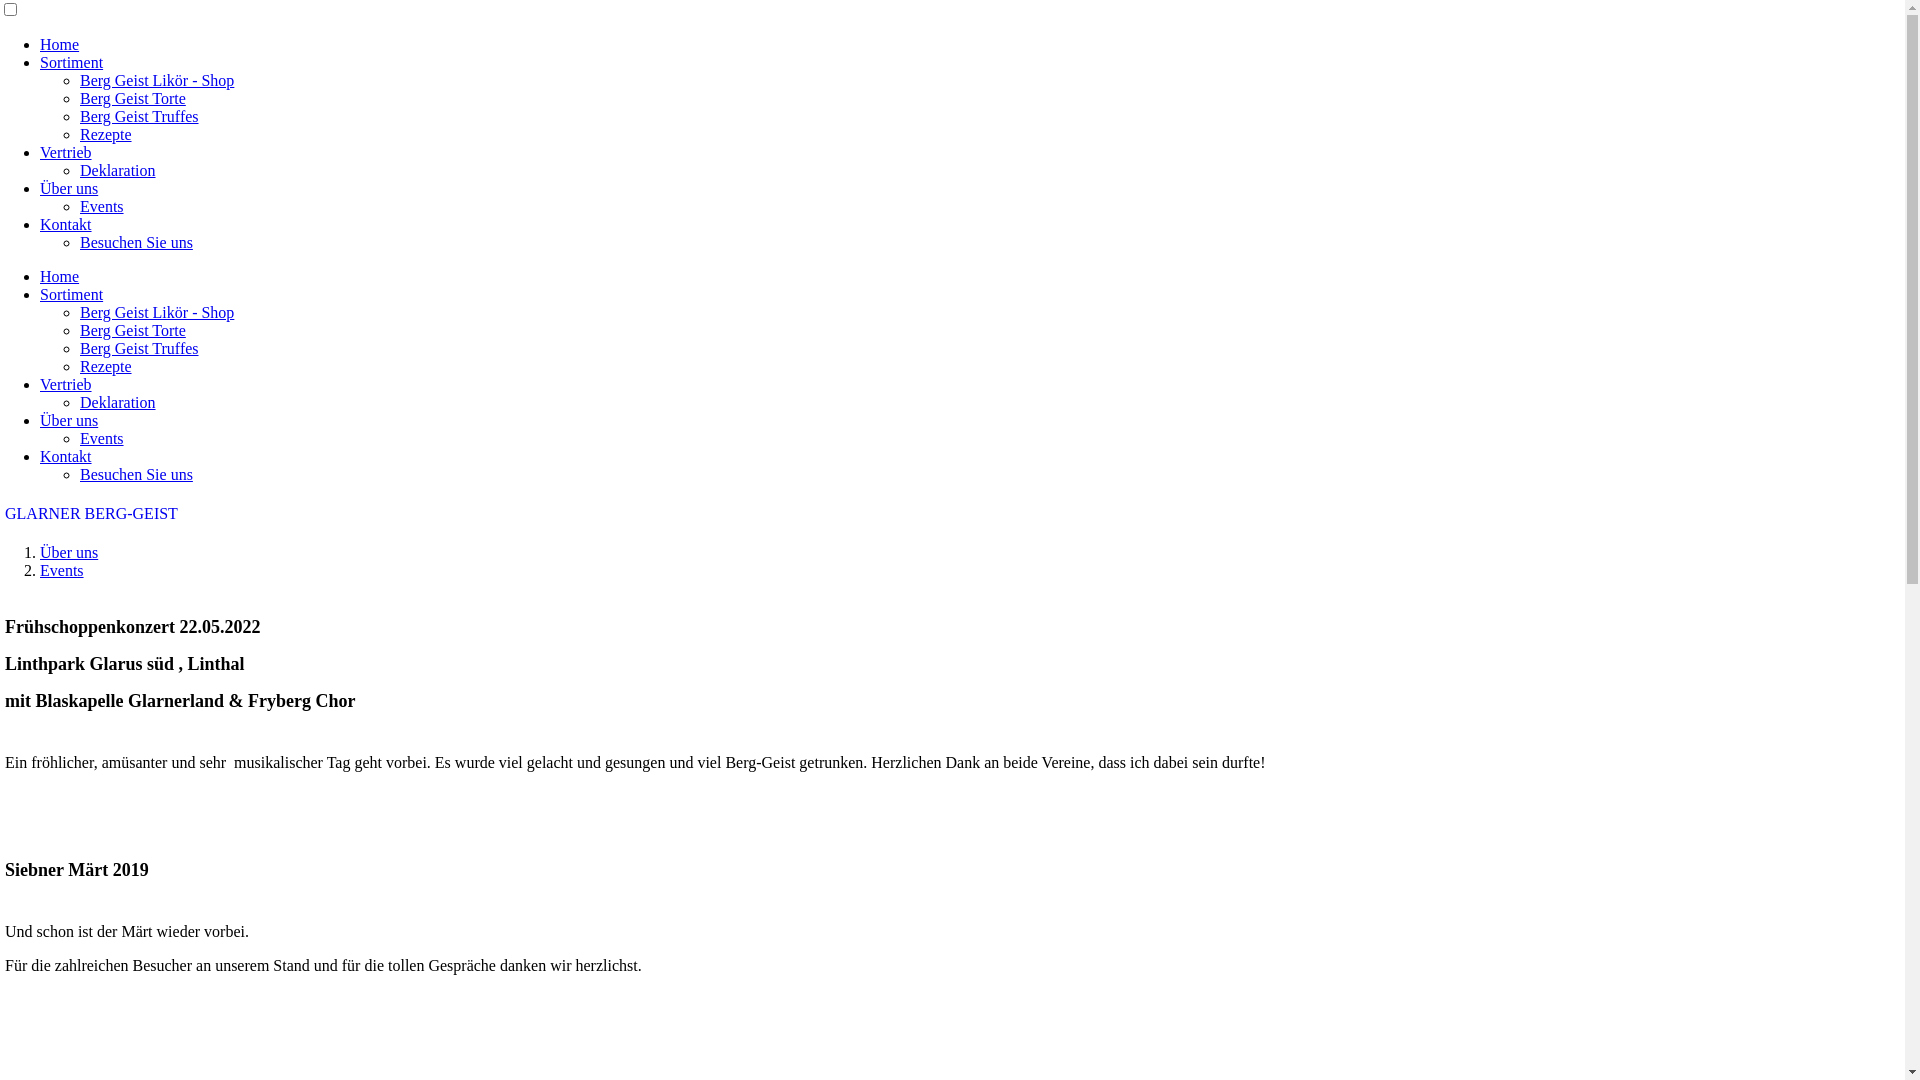  I want to click on 'Rezepte', so click(104, 134).